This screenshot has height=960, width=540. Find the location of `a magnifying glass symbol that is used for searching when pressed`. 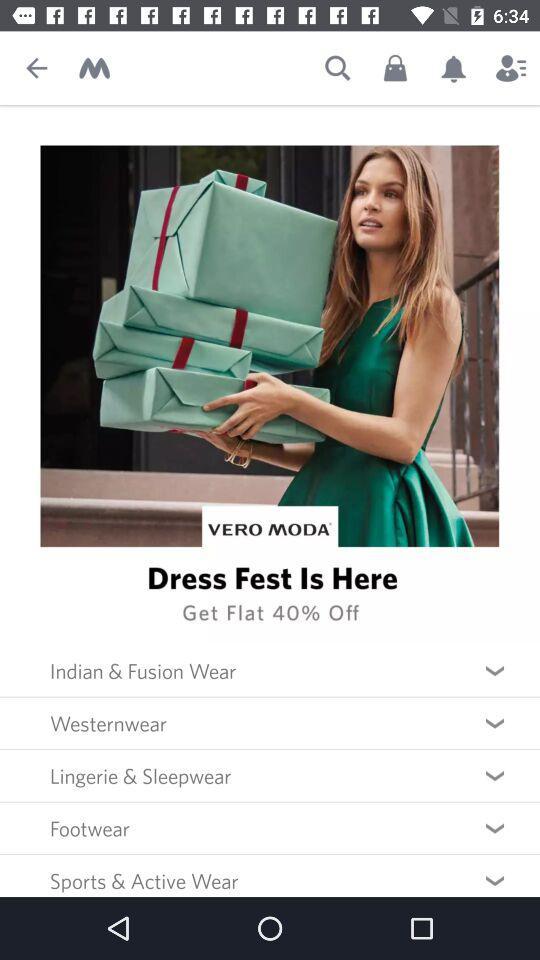

a magnifying glass symbol that is used for searching when pressed is located at coordinates (337, 68).